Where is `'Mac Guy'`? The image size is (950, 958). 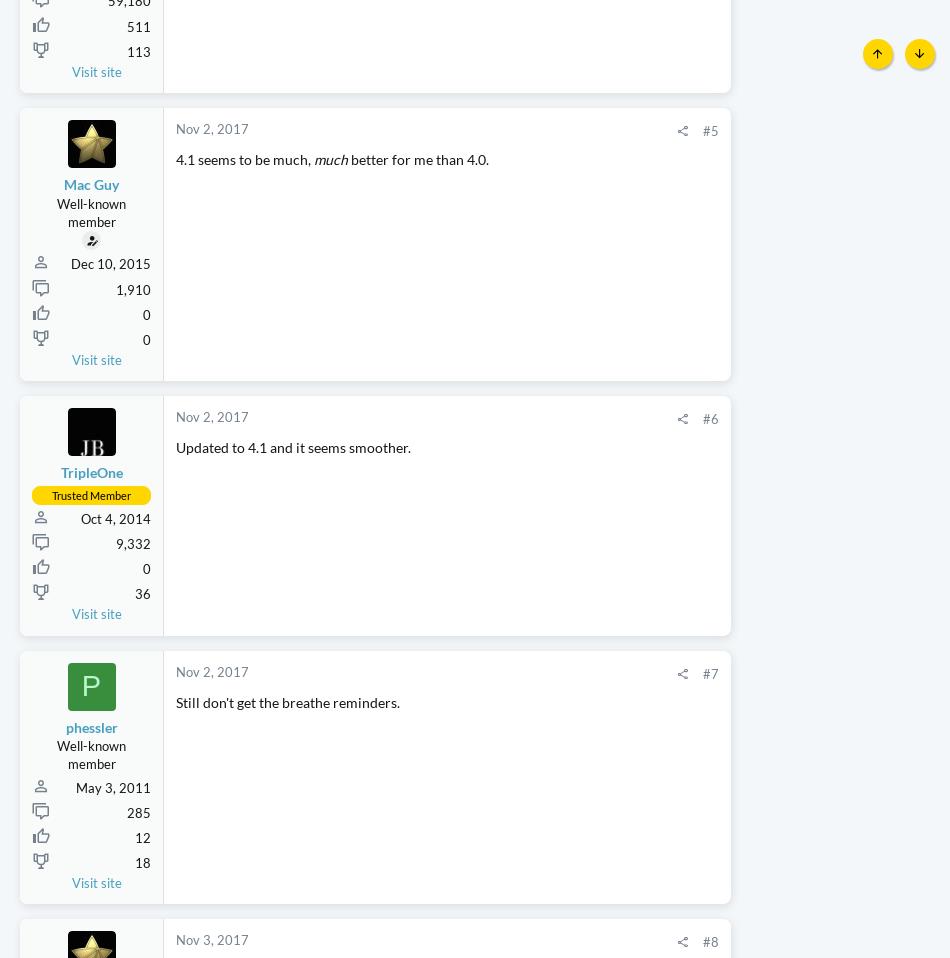 'Mac Guy' is located at coordinates (91, 242).